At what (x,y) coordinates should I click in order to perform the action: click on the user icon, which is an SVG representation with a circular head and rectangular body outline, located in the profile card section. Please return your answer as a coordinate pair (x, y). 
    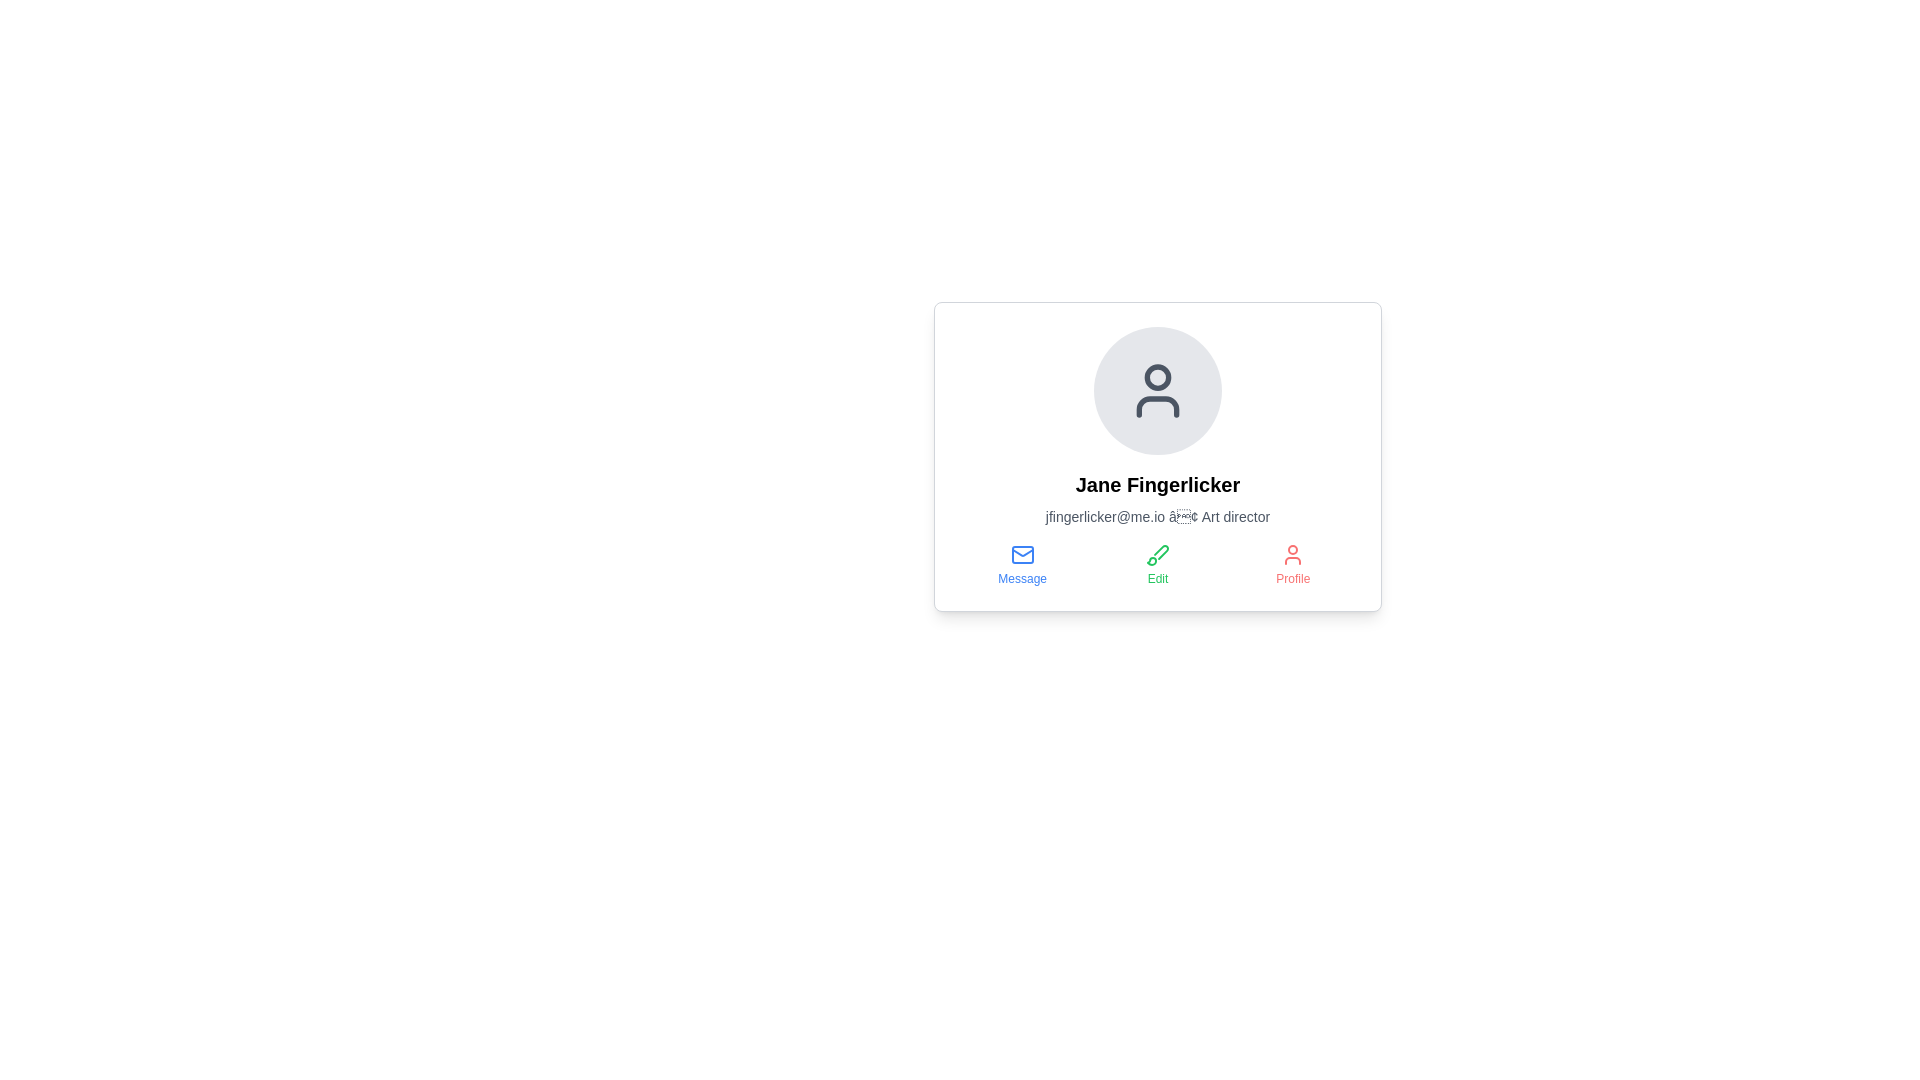
    Looking at the image, I should click on (1157, 390).